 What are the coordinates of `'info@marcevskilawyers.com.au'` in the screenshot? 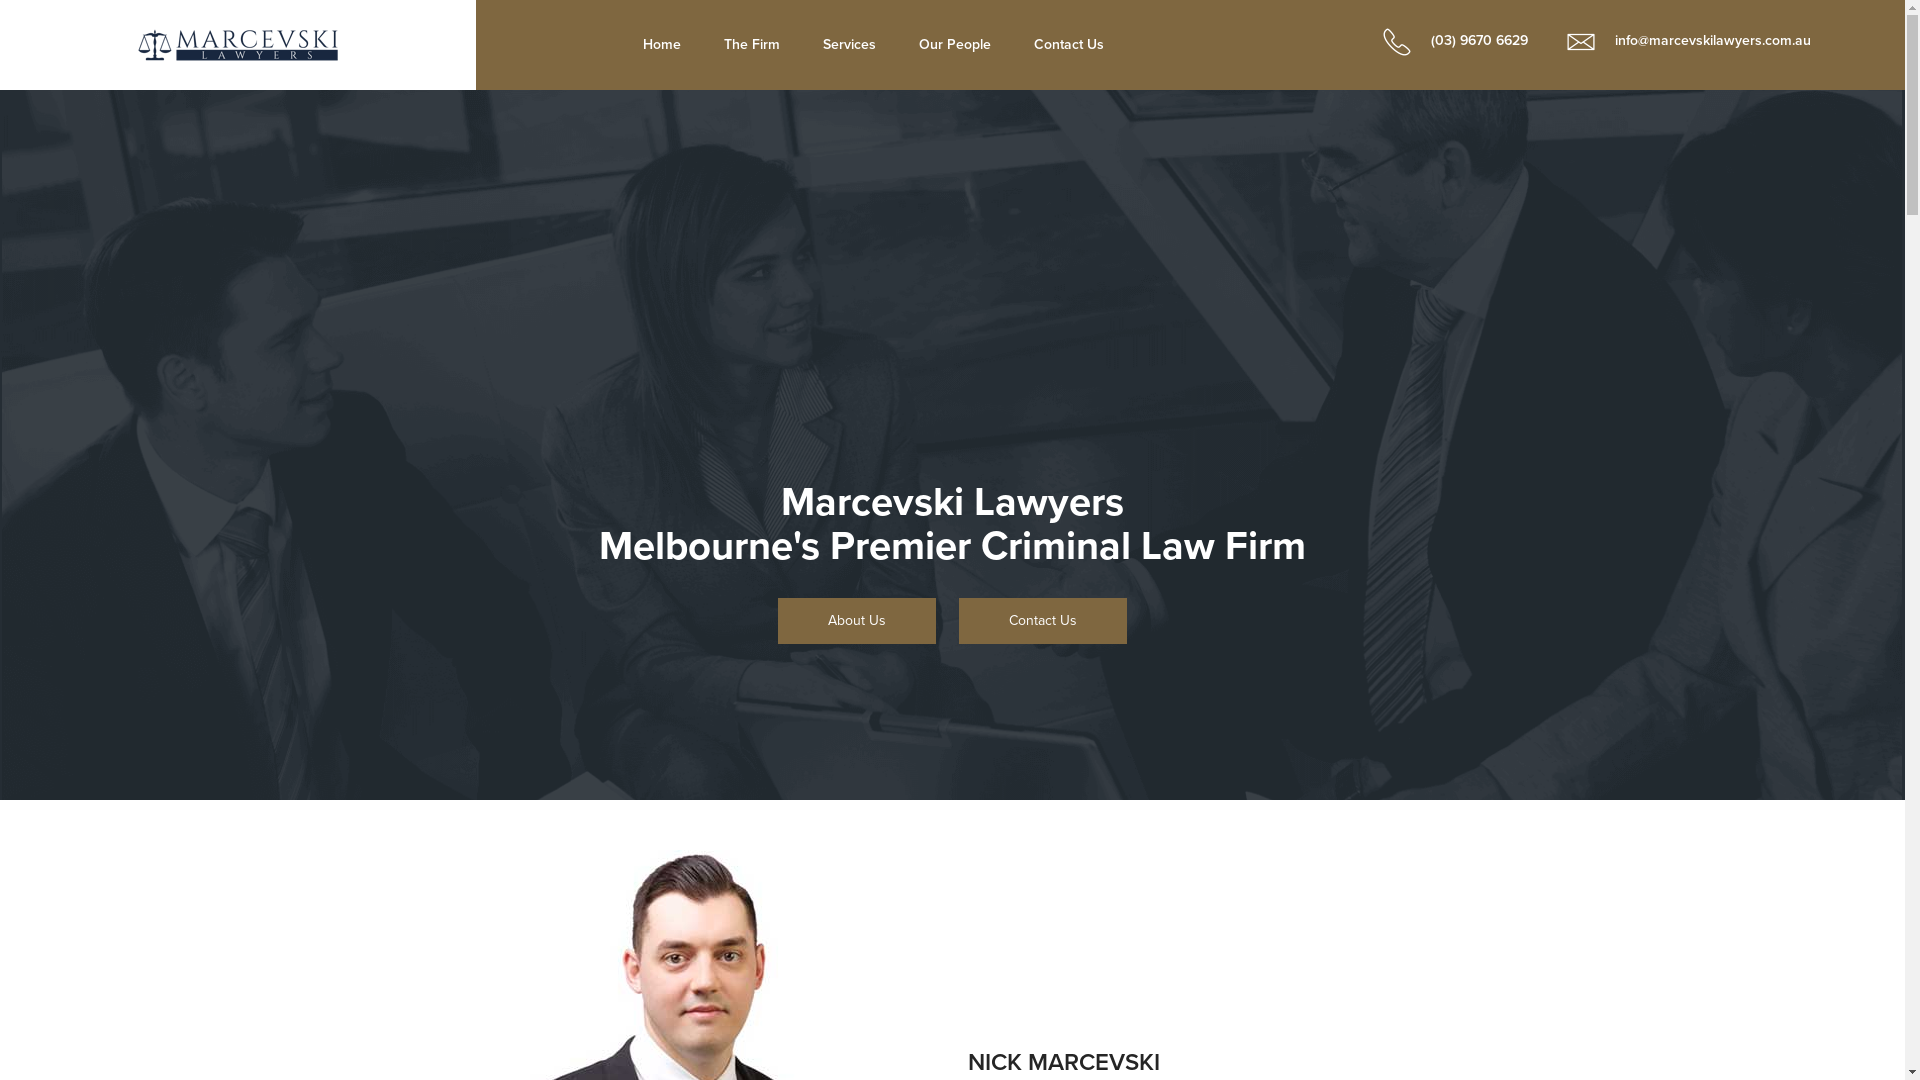 It's located at (1545, 40).